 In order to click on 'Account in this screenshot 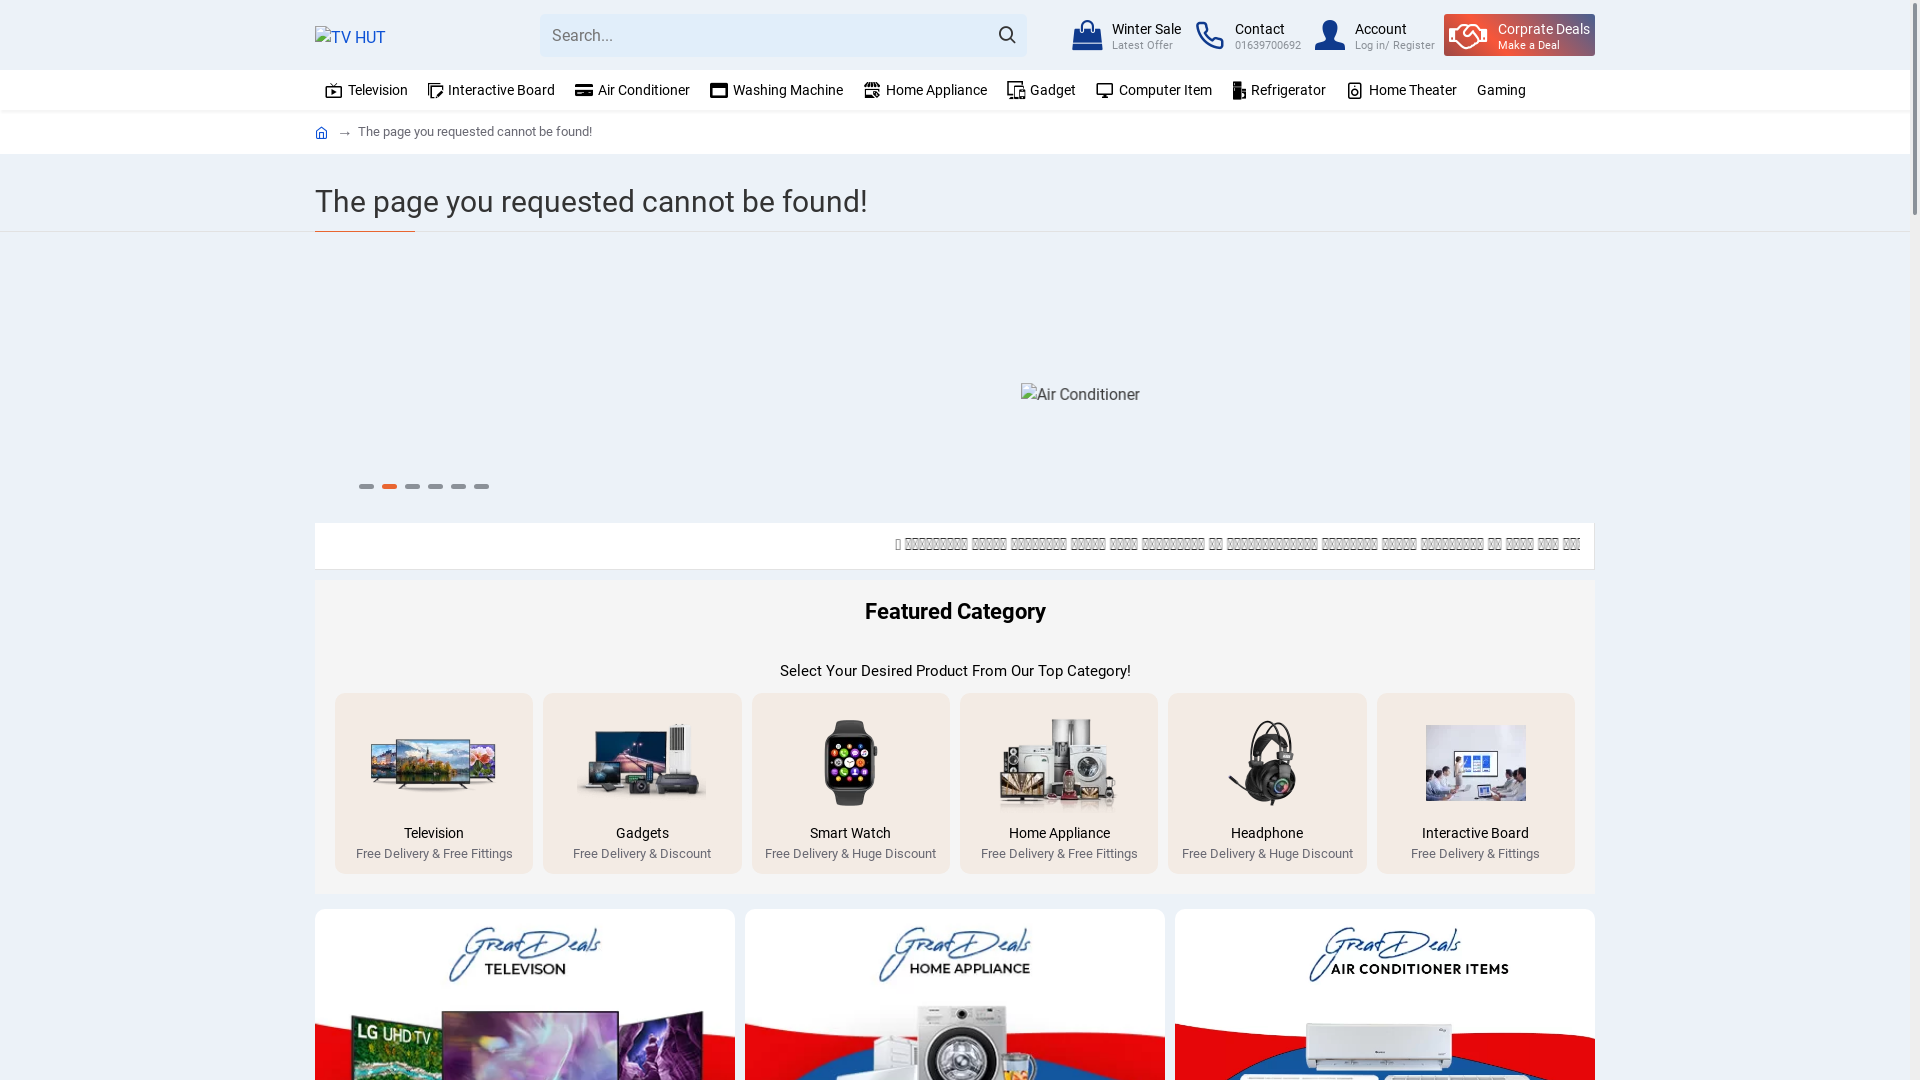, I will do `click(1373, 34)`.